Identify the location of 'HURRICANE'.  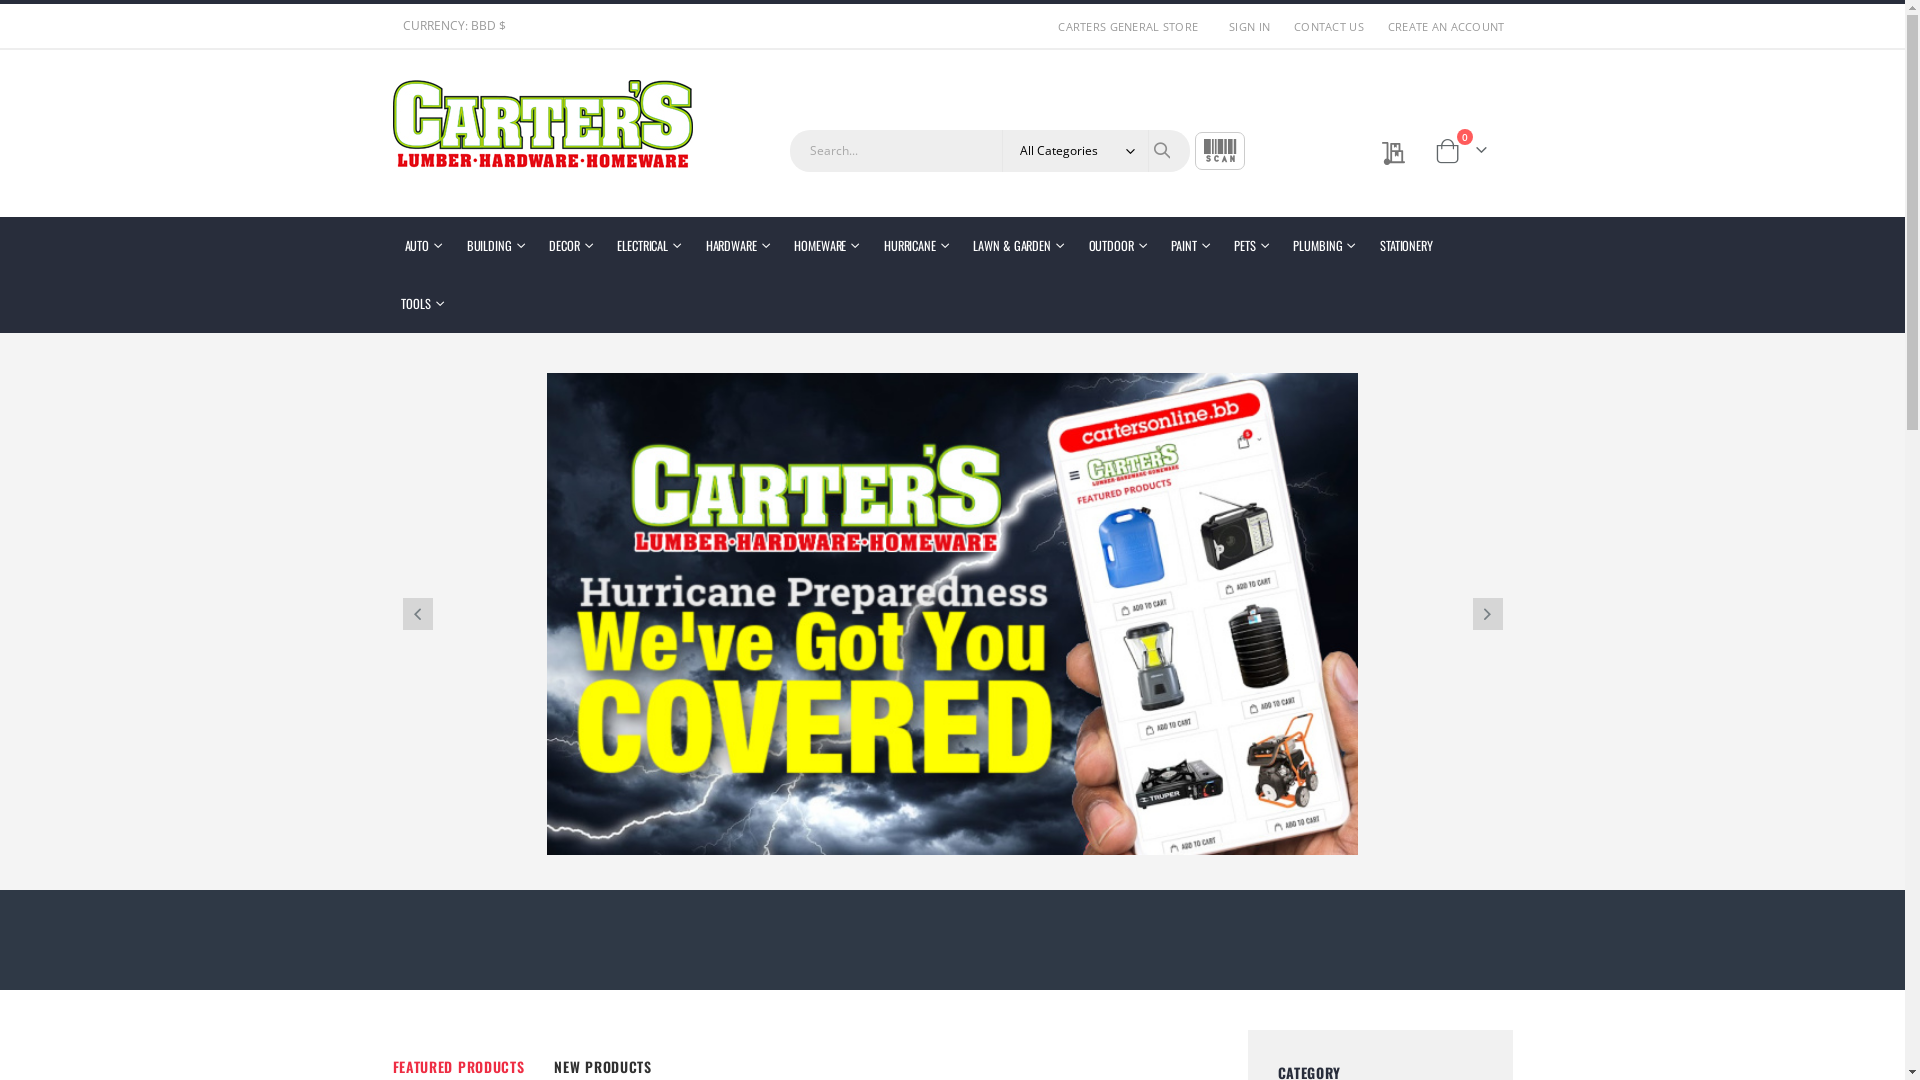
(915, 245).